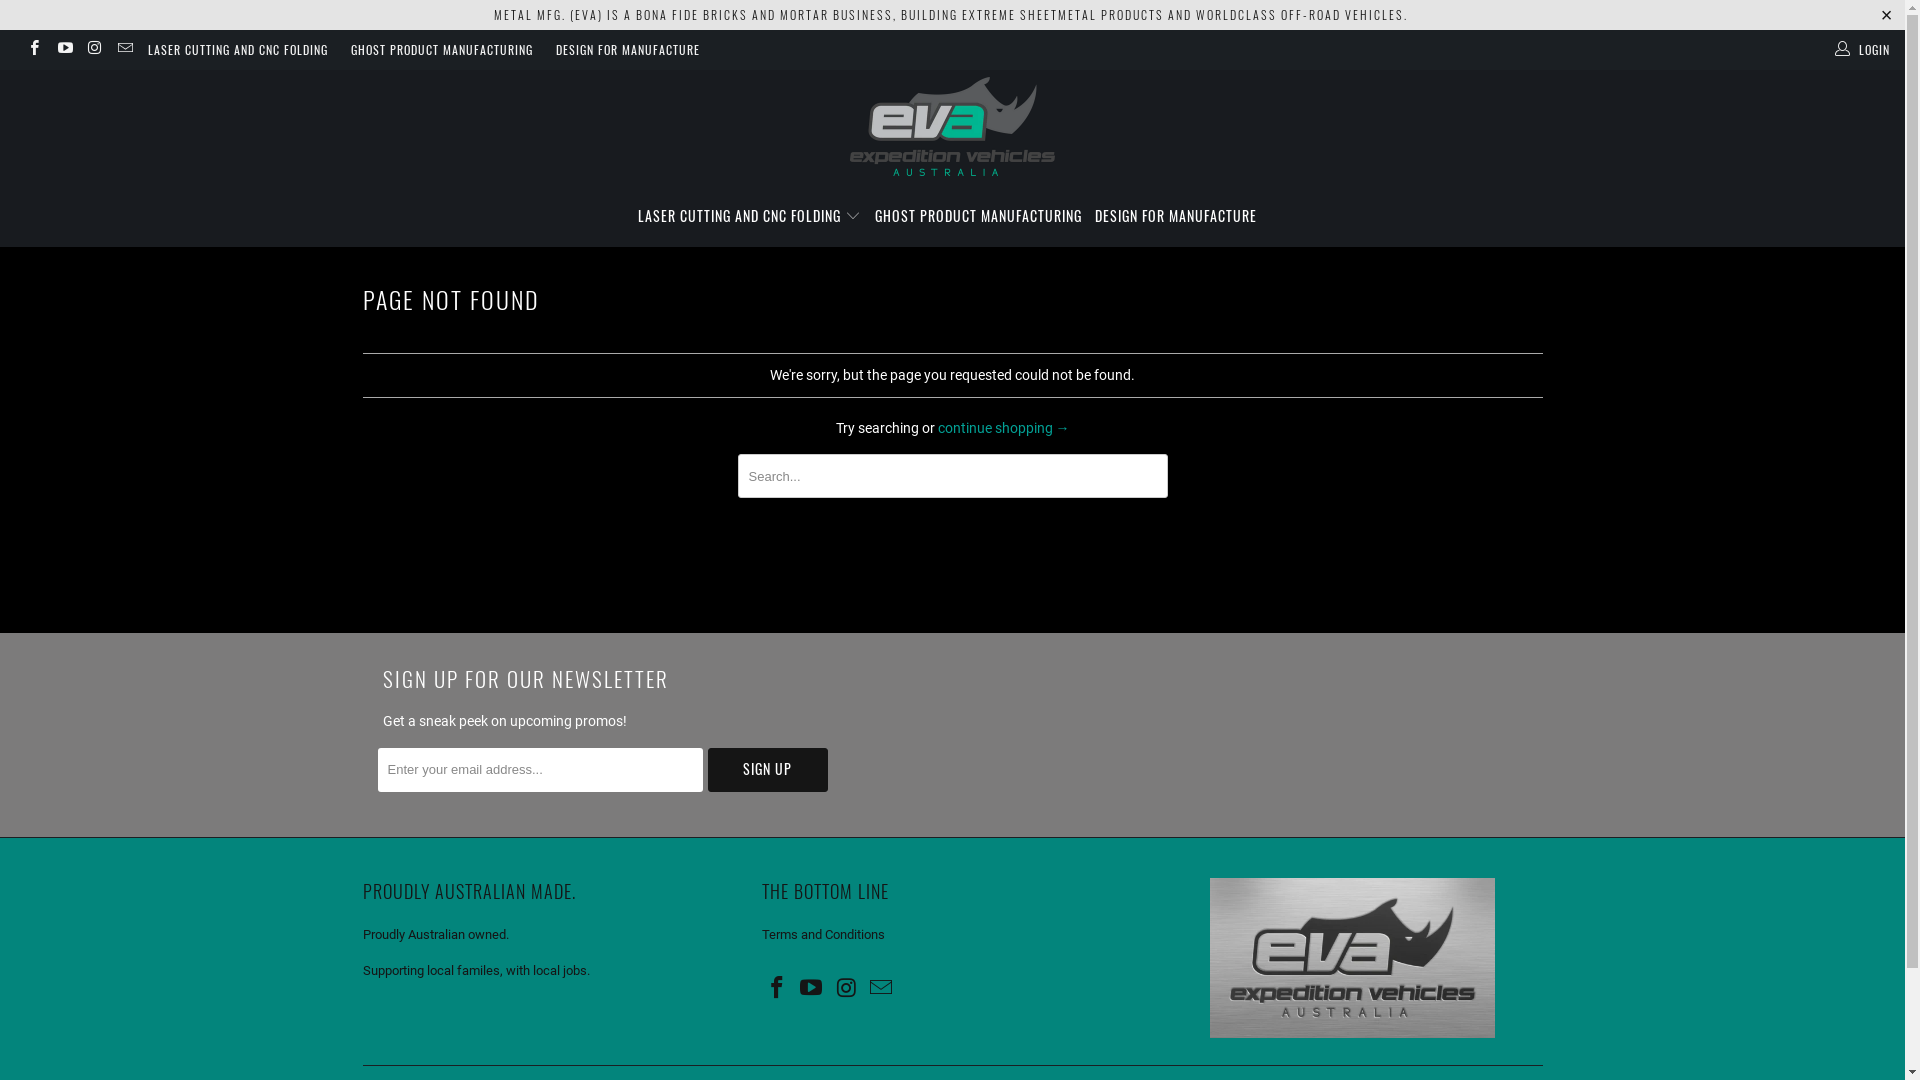 Image resolution: width=1920 pixels, height=1080 pixels. I want to click on 'Terms and Conditions', so click(823, 934).